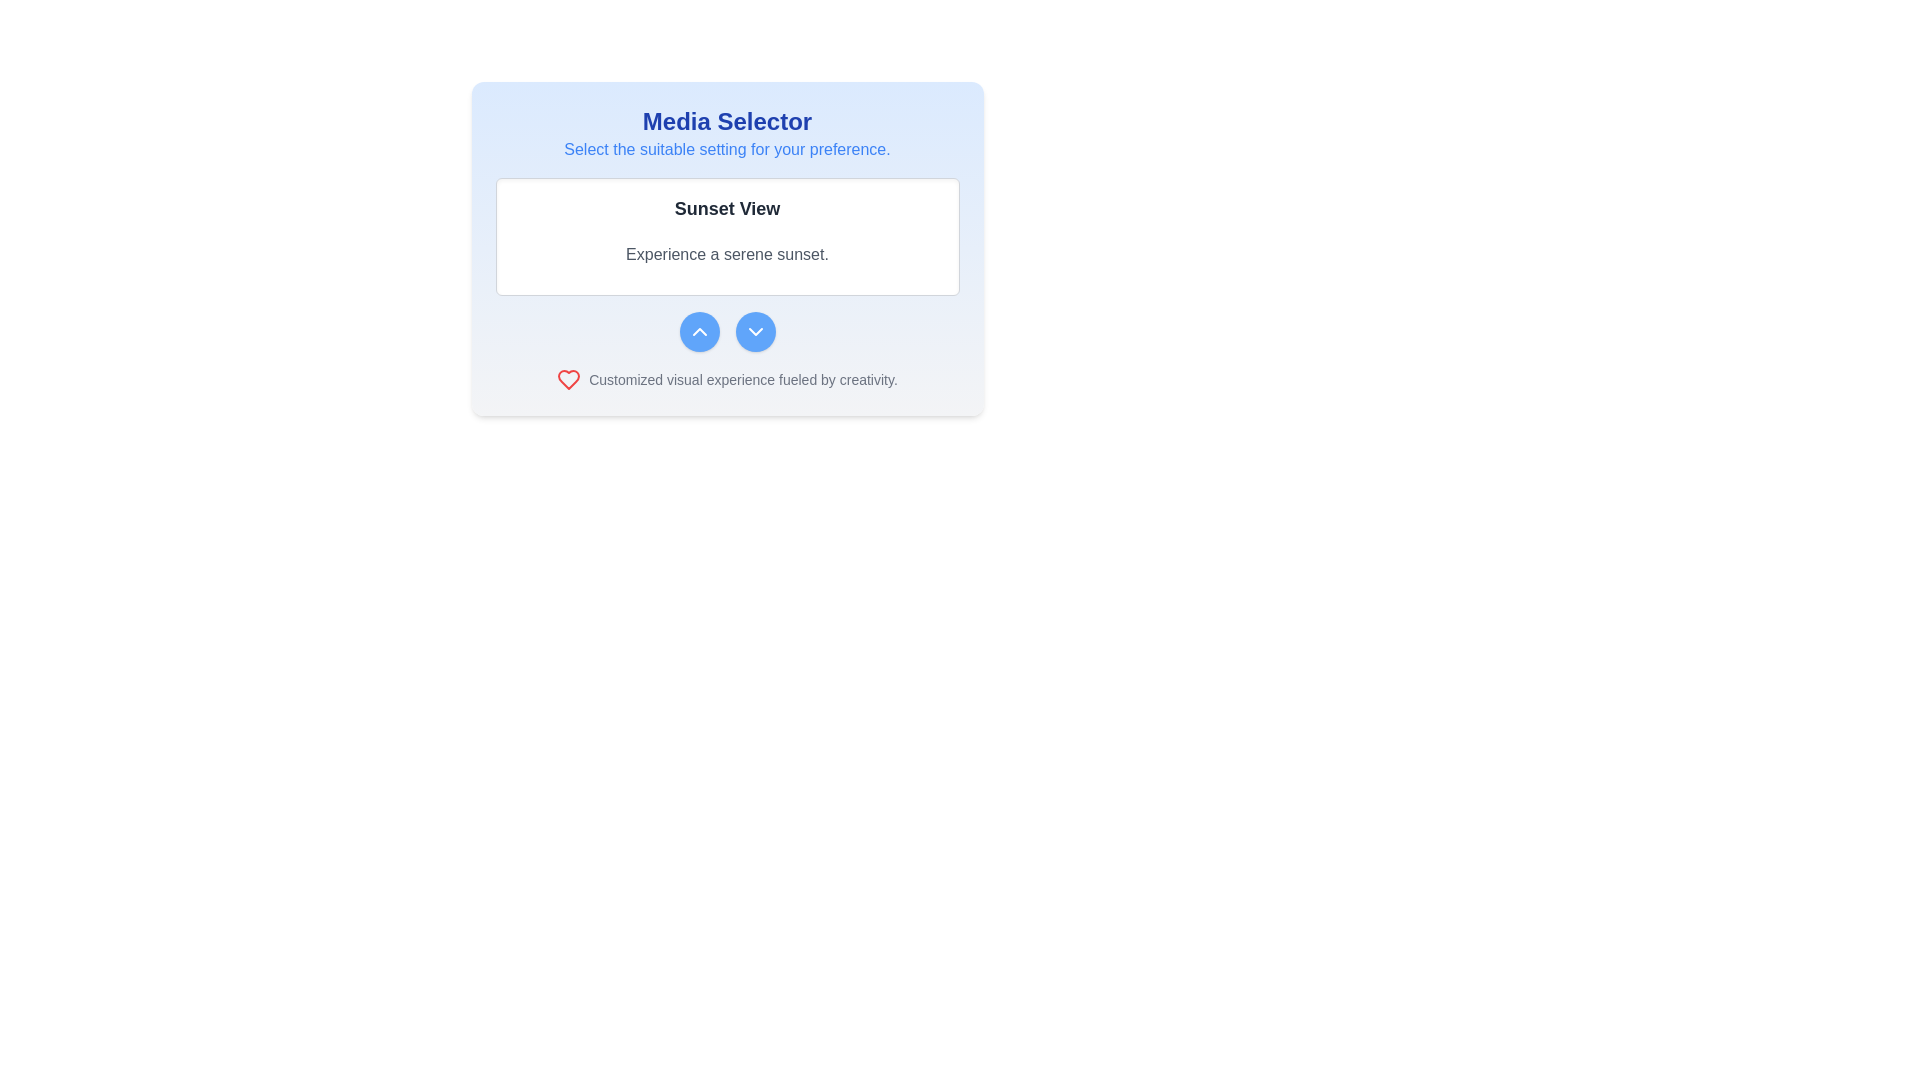 Image resolution: width=1920 pixels, height=1080 pixels. What do you see at coordinates (699, 330) in the screenshot?
I see `the upward chevron icon located inside the second circular button from the left in the bottom row of buttons within the 'Media Selector' card` at bounding box center [699, 330].